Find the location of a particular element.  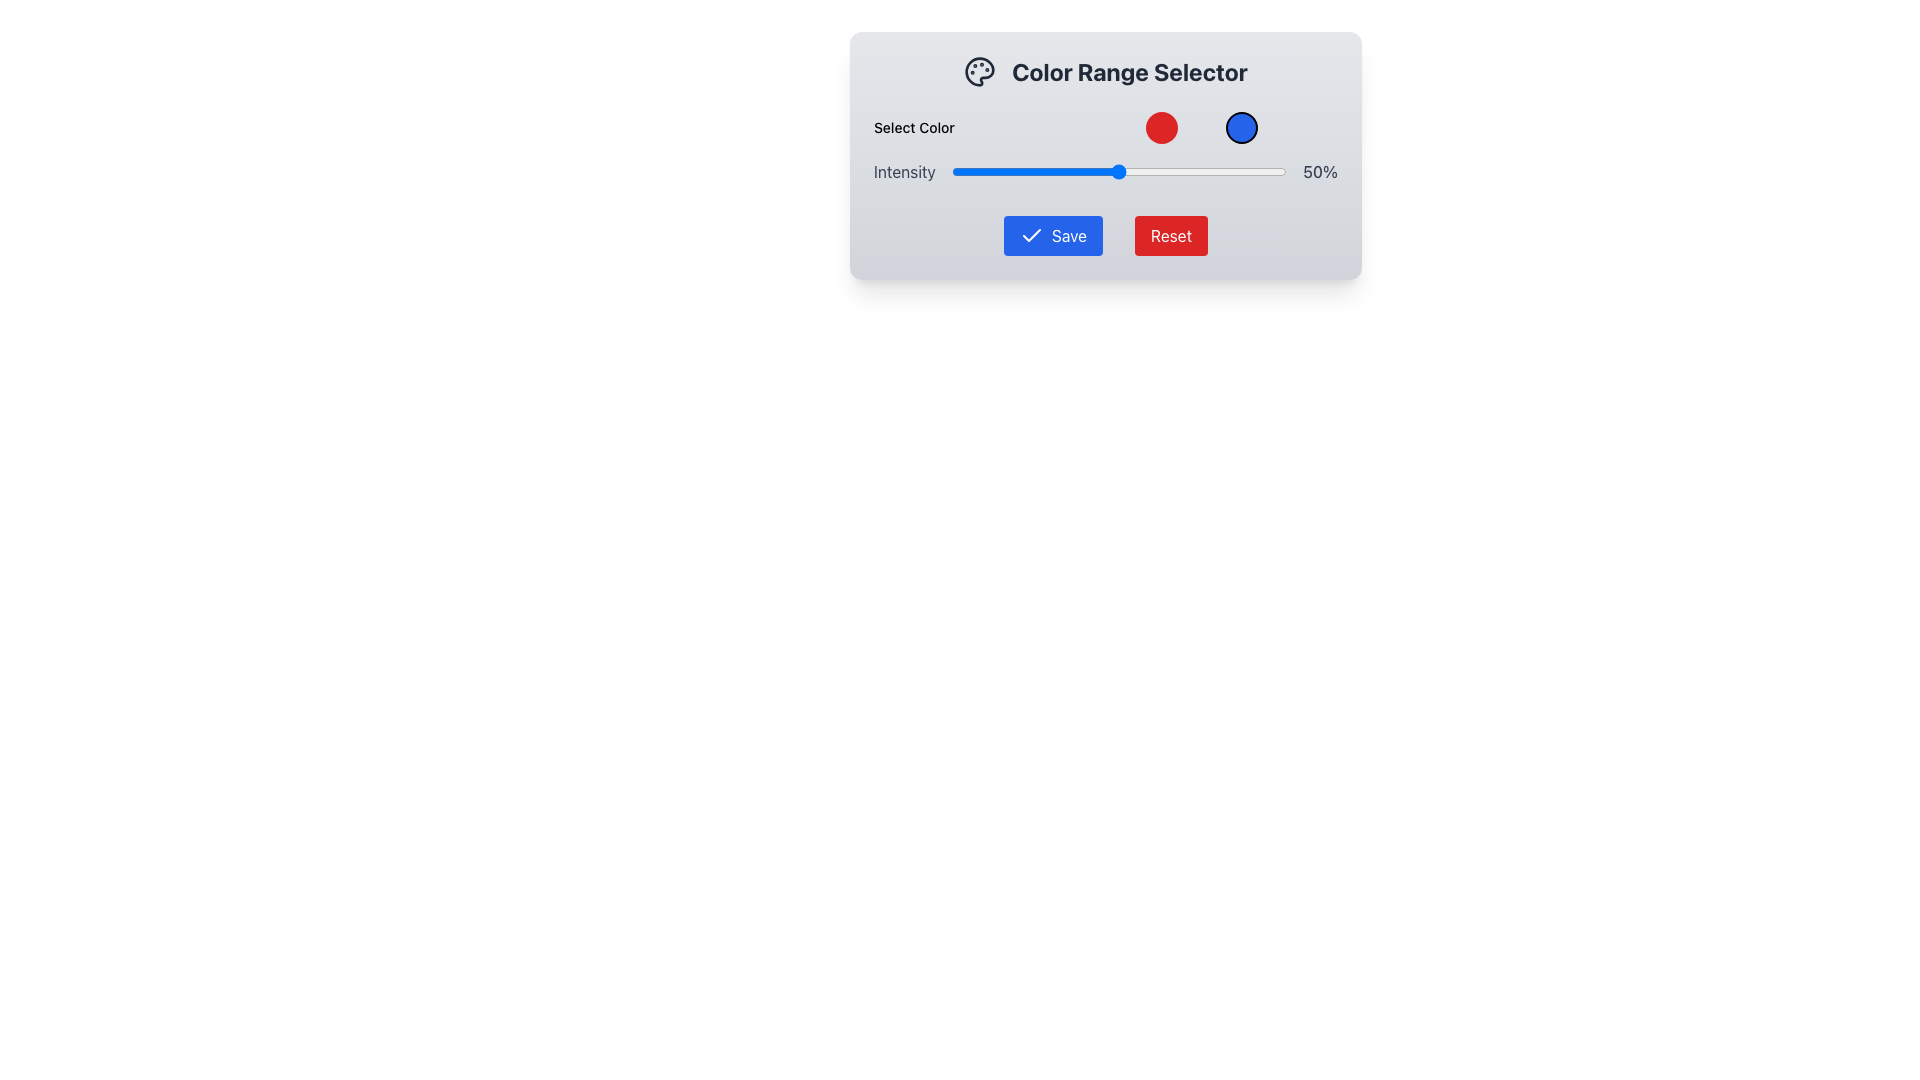

the blue circular color button under the 'Select Color' label, which is the third button in the row of five color options is located at coordinates (1241, 127).